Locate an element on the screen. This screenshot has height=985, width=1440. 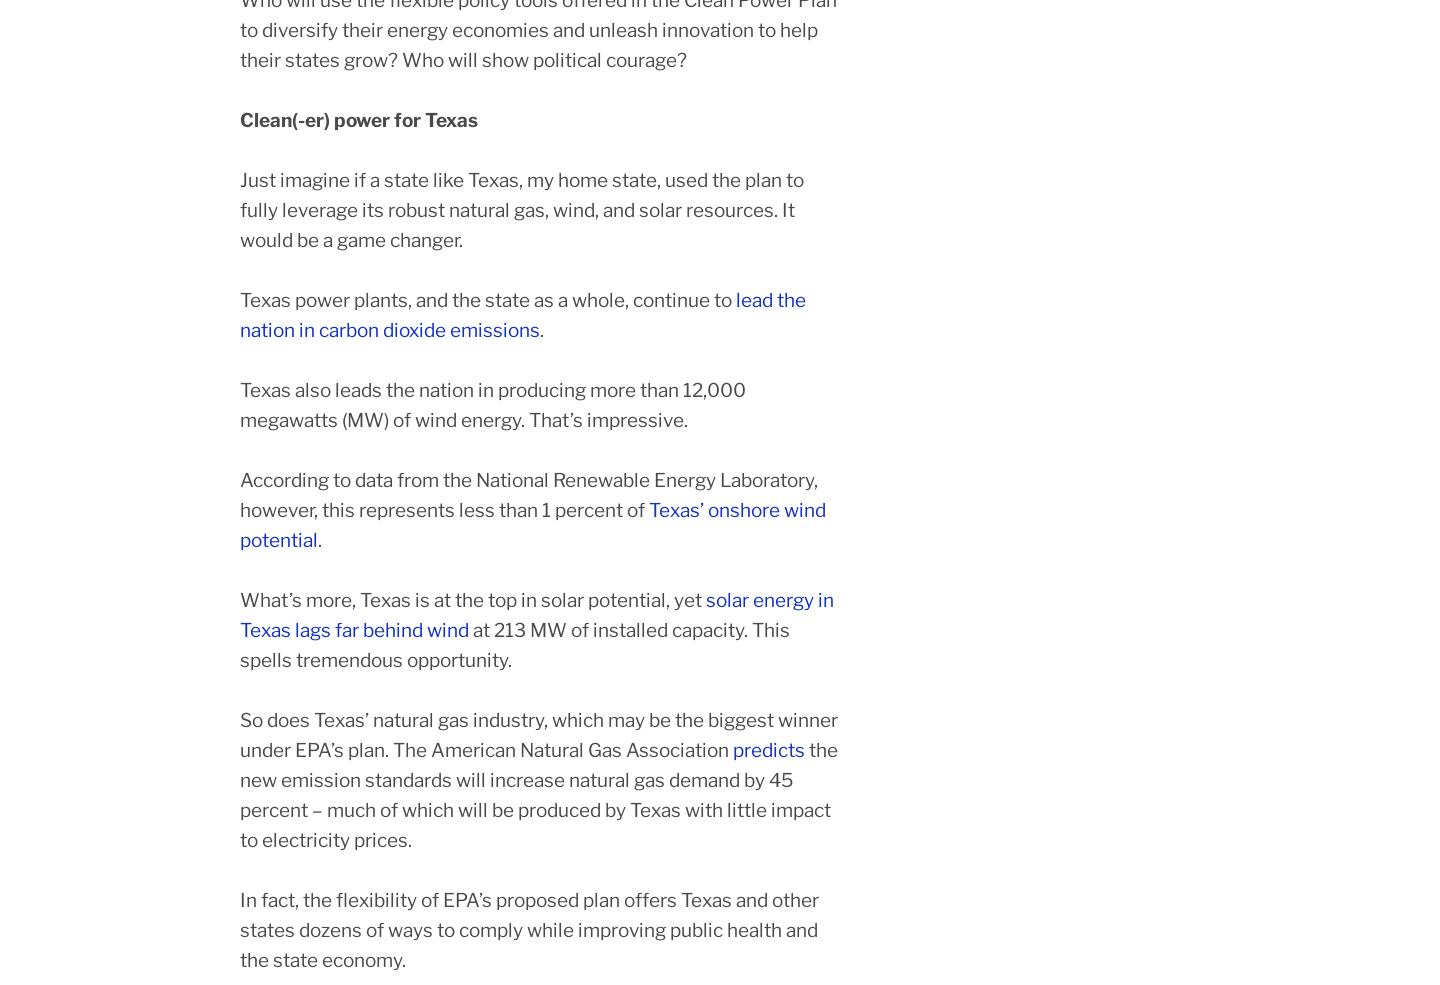
'Members' is located at coordinates (1102, 705).